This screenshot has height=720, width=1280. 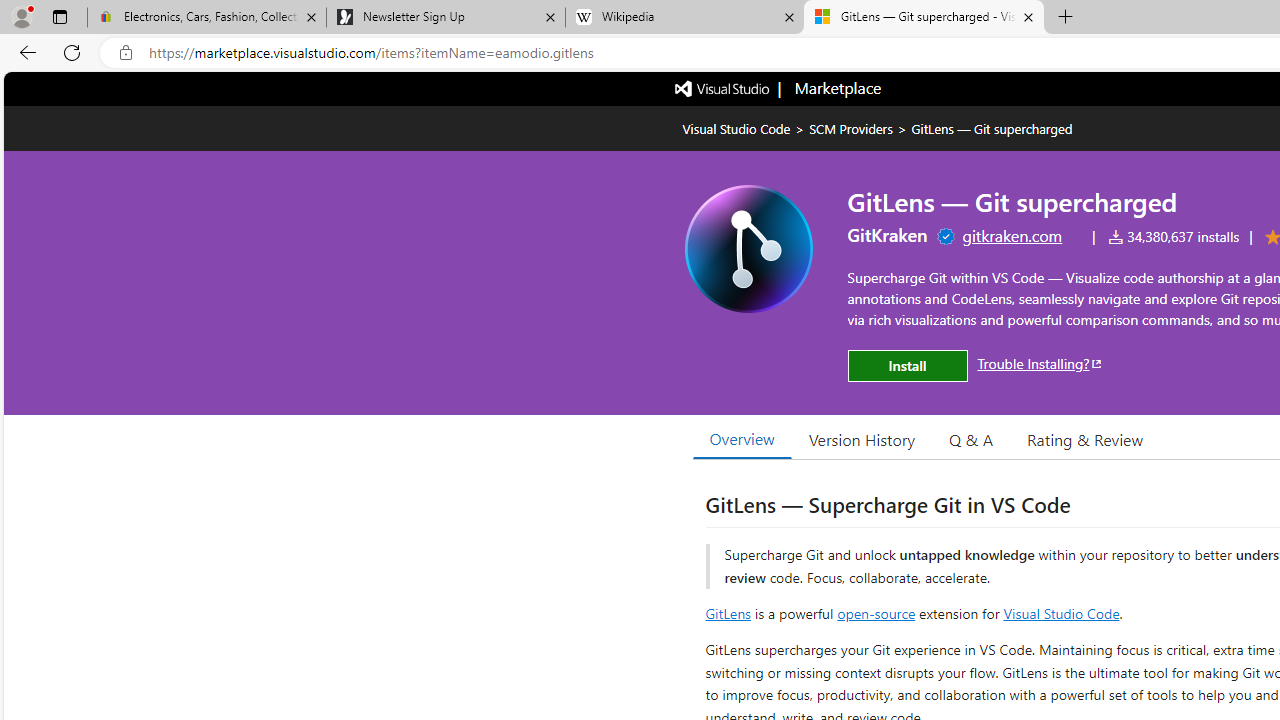 I want to click on 'Overview', so click(x=741, y=438).